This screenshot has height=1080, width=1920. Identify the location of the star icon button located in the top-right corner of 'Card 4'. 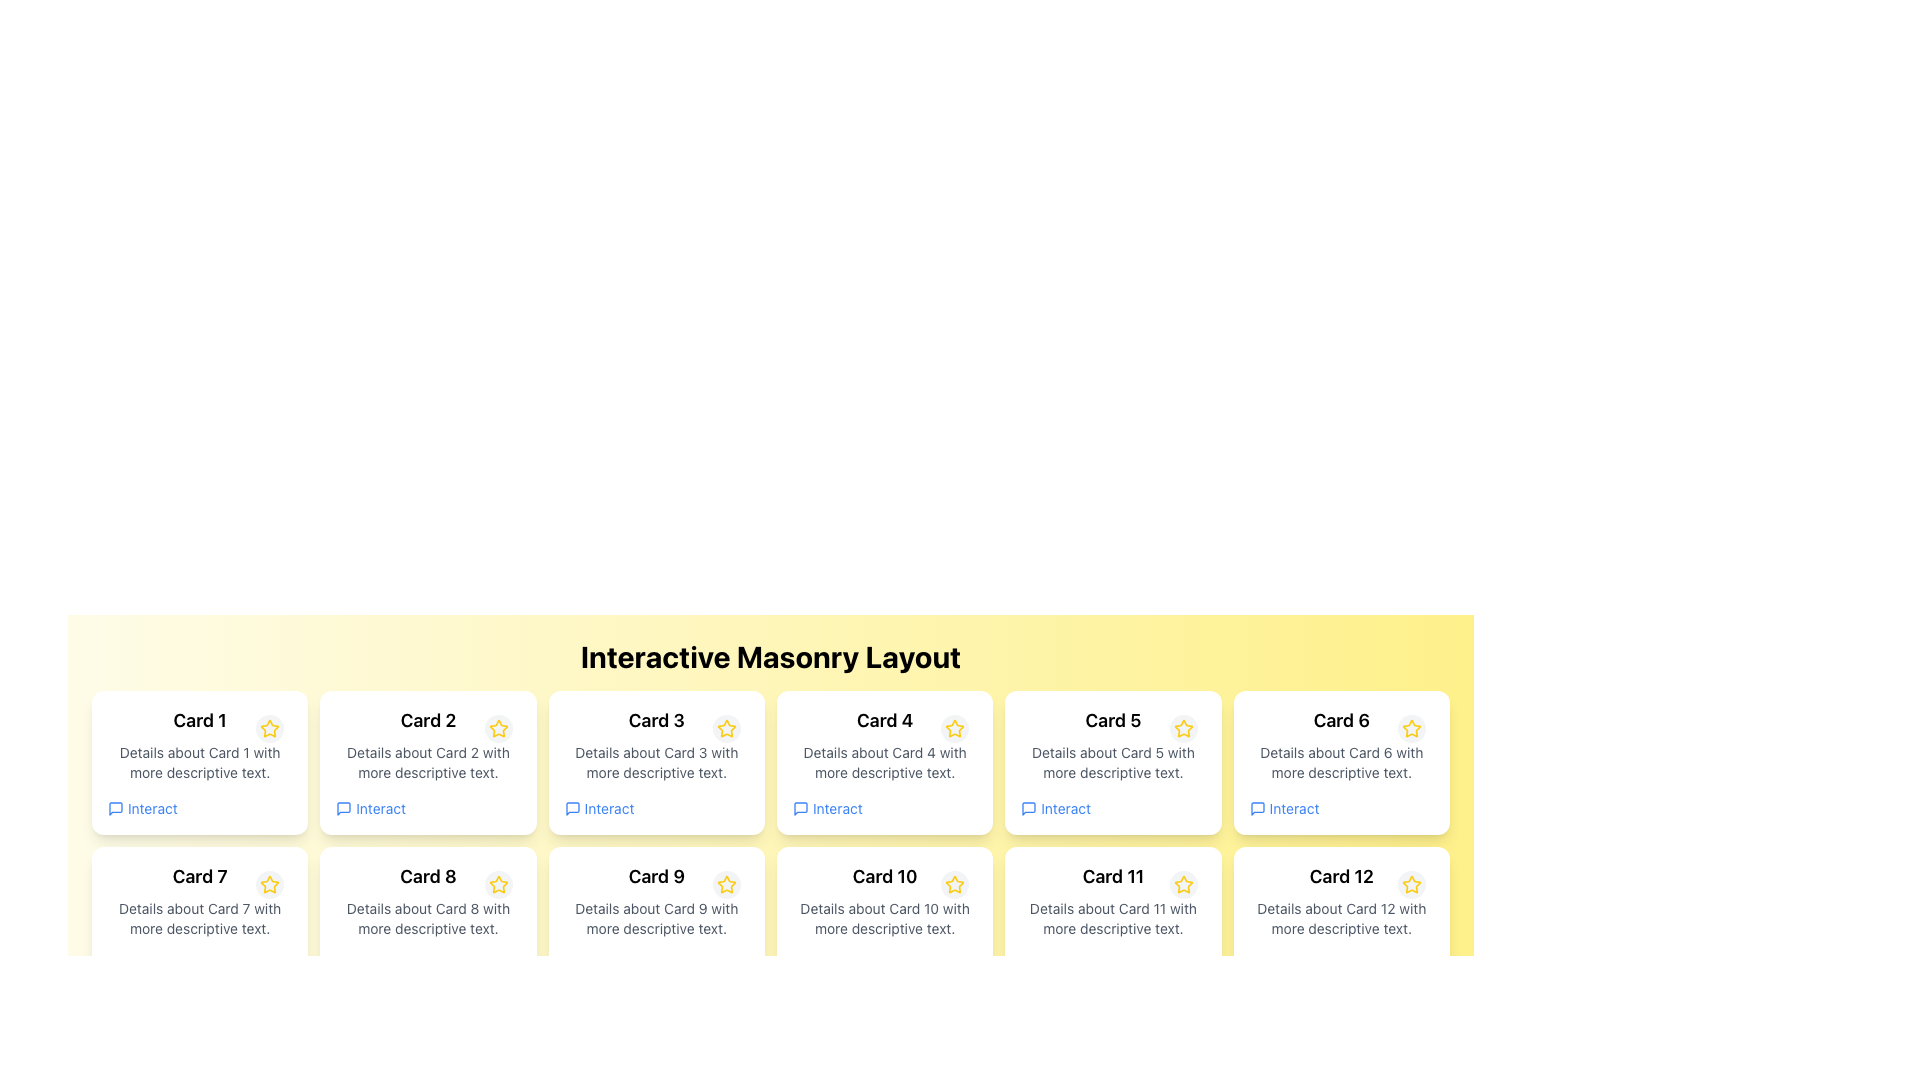
(954, 729).